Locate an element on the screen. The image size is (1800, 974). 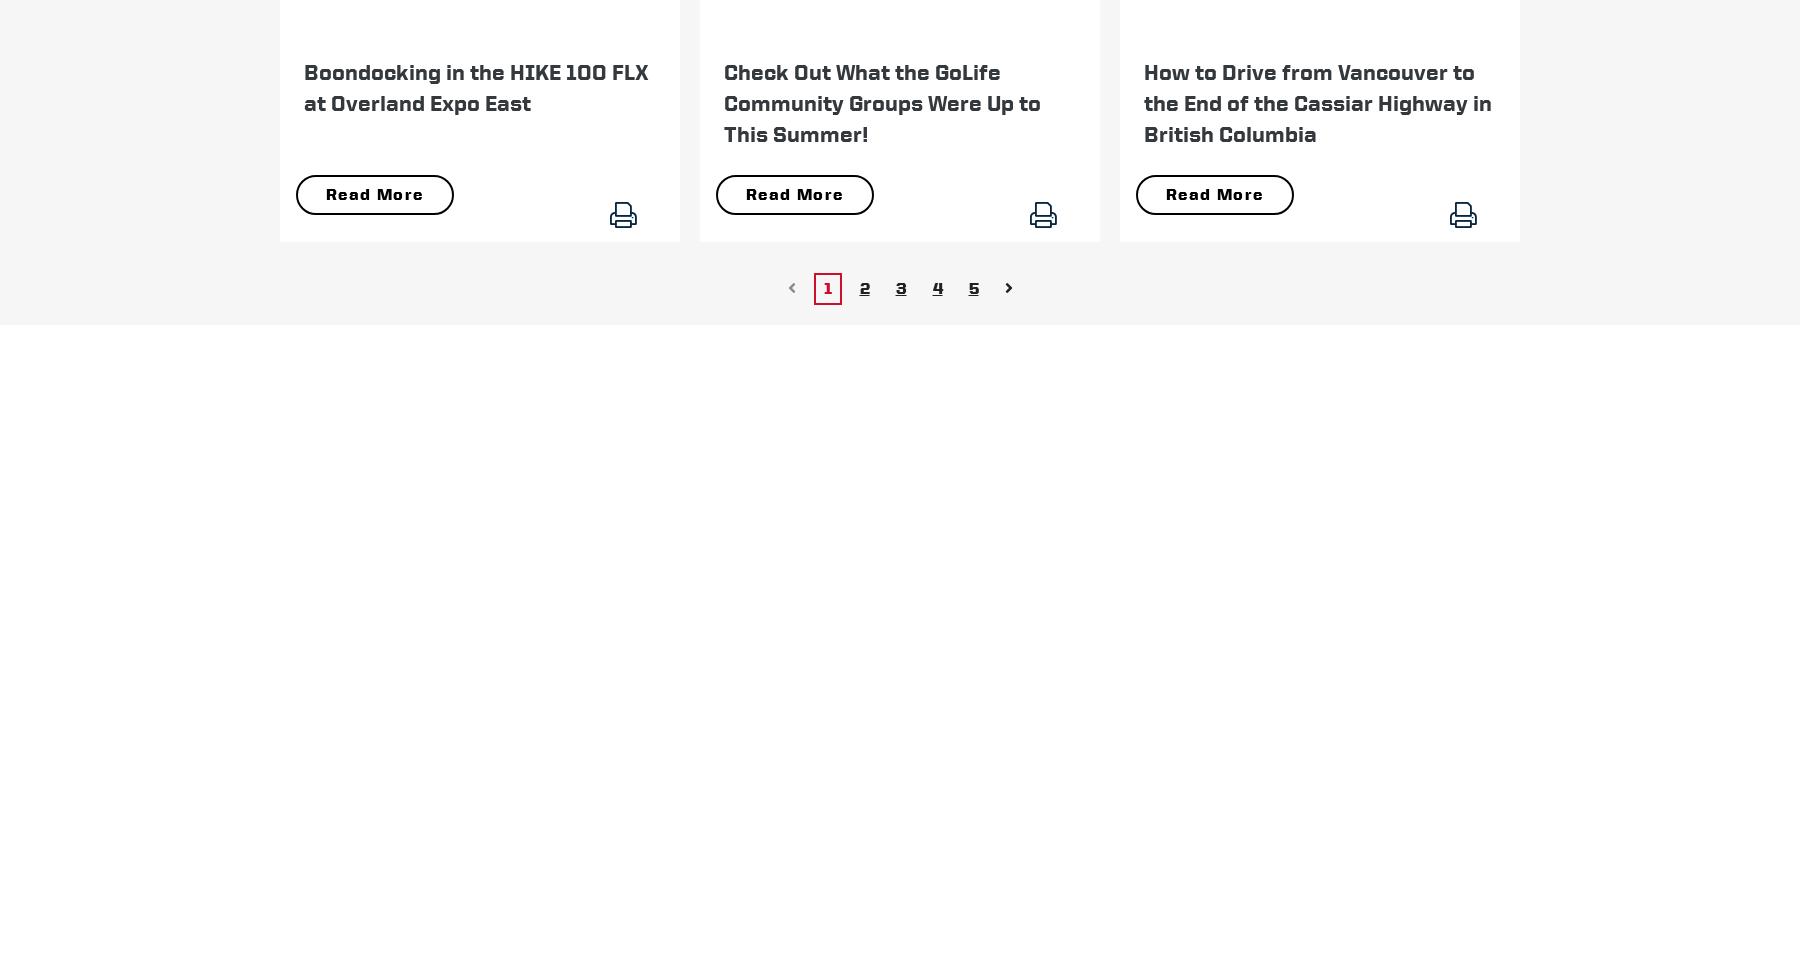
'Subscribe to the latest news on our motorhomes, the RV lifestyle, and more.' is located at coordinates (511, 528).